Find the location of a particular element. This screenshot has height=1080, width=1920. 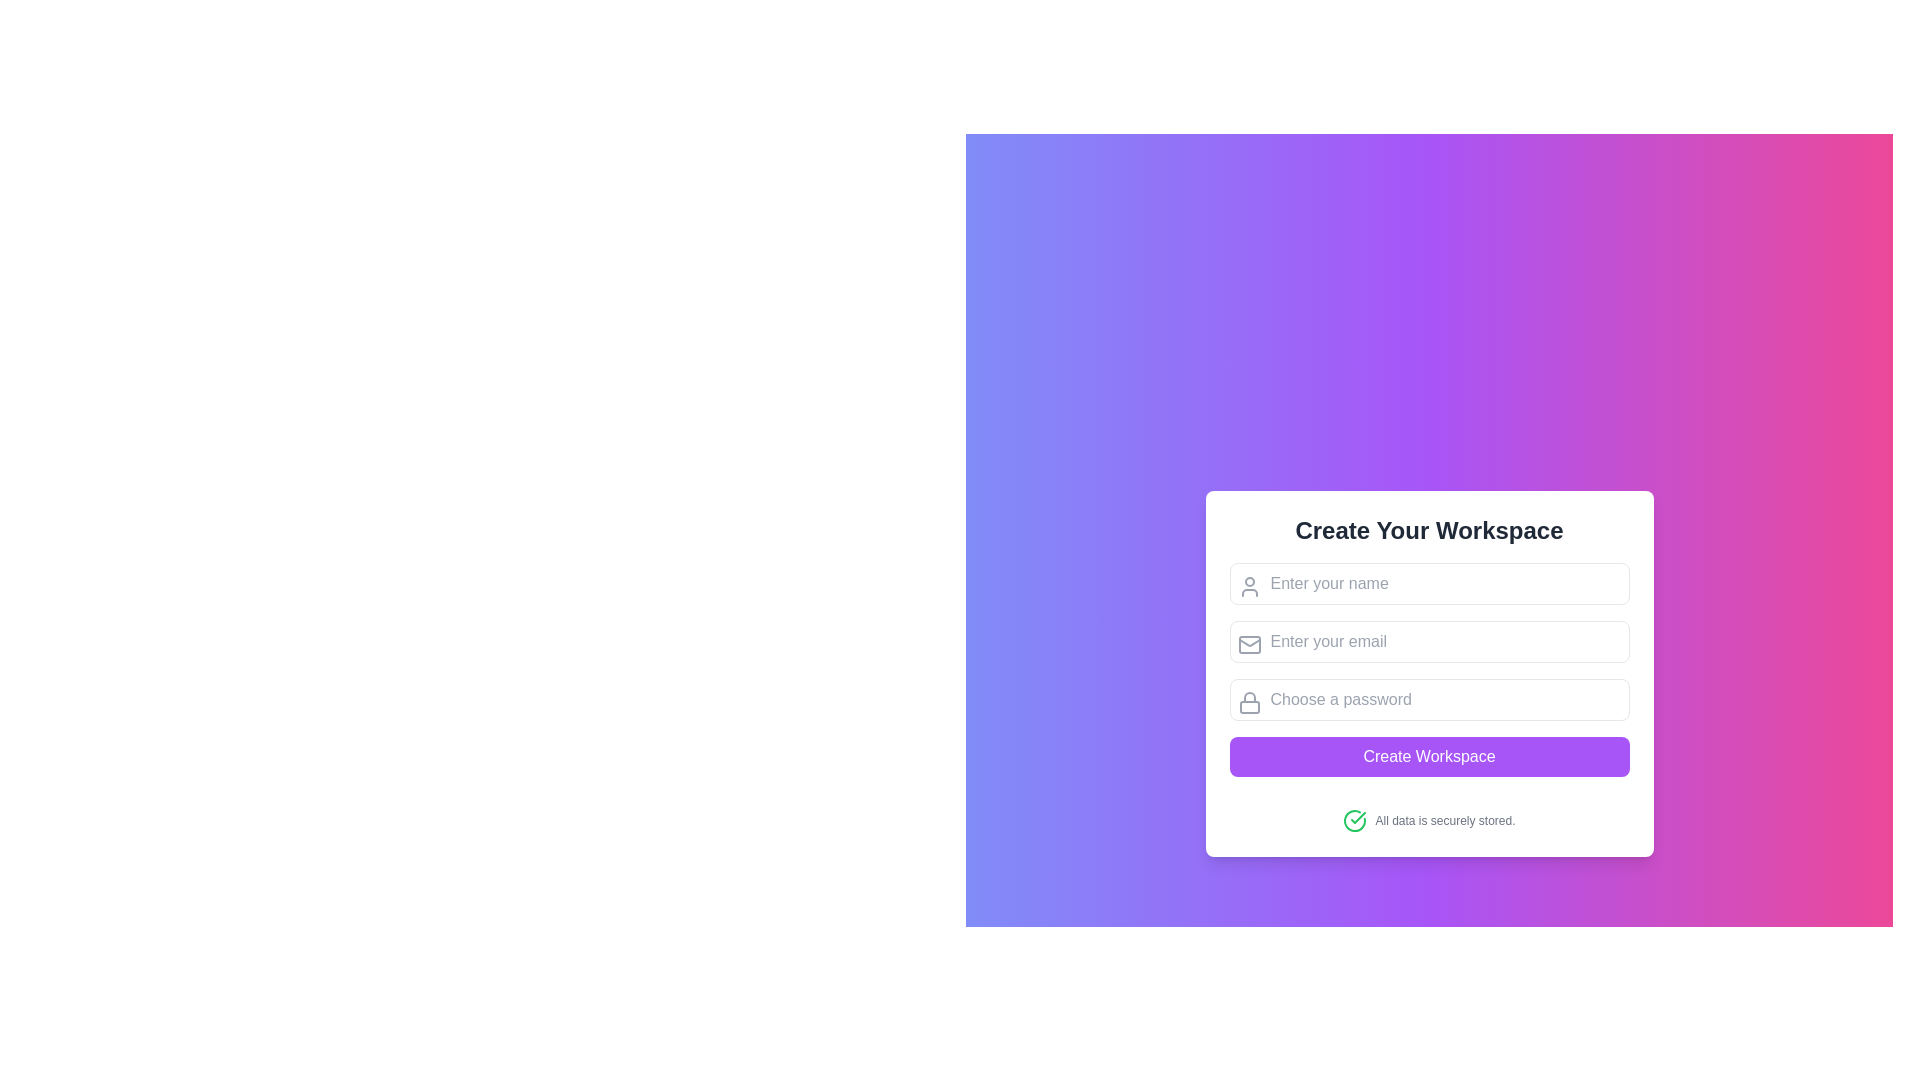

the green circular icon with a checkmark, which indicates a successful state, located to the left of the text 'All data is securely stored.' below the 'Create Workspace' button is located at coordinates (1355, 821).